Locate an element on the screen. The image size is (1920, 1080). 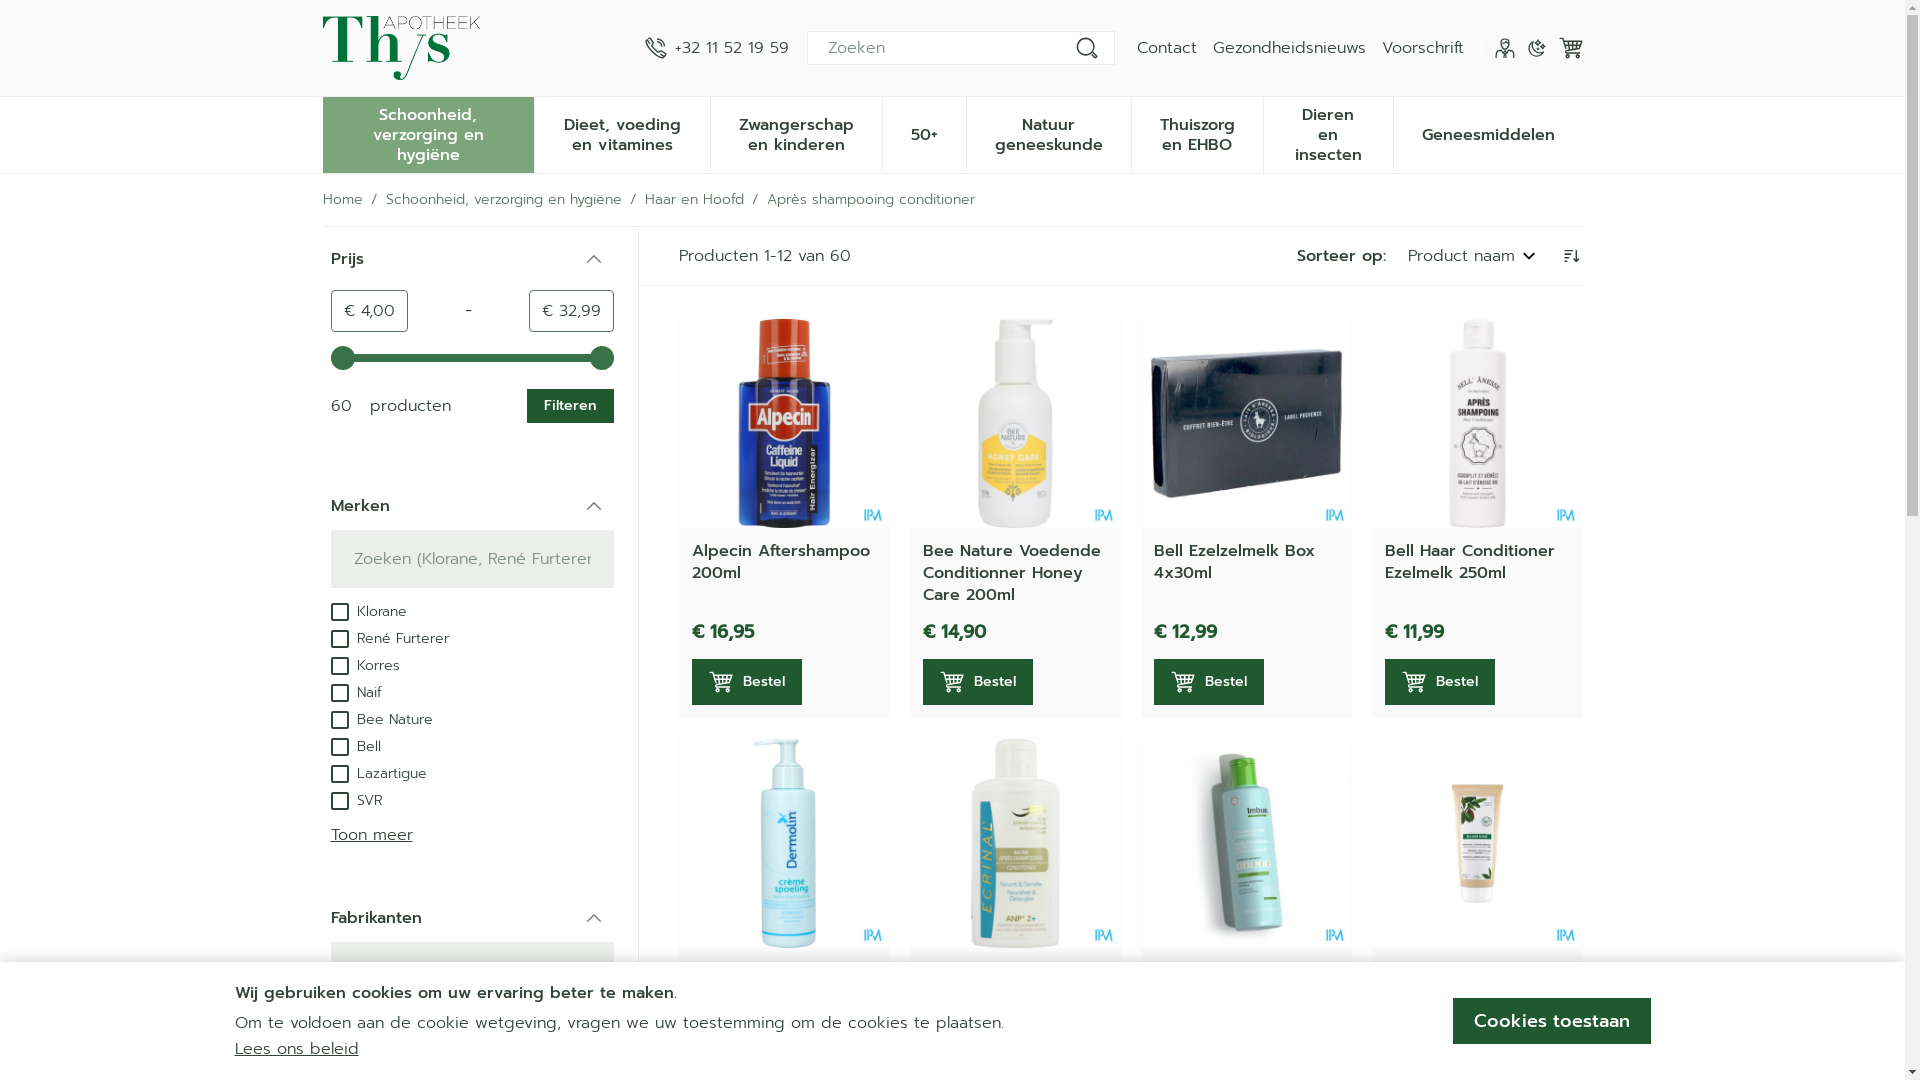
'Winkelwagen' is located at coordinates (1568, 46).